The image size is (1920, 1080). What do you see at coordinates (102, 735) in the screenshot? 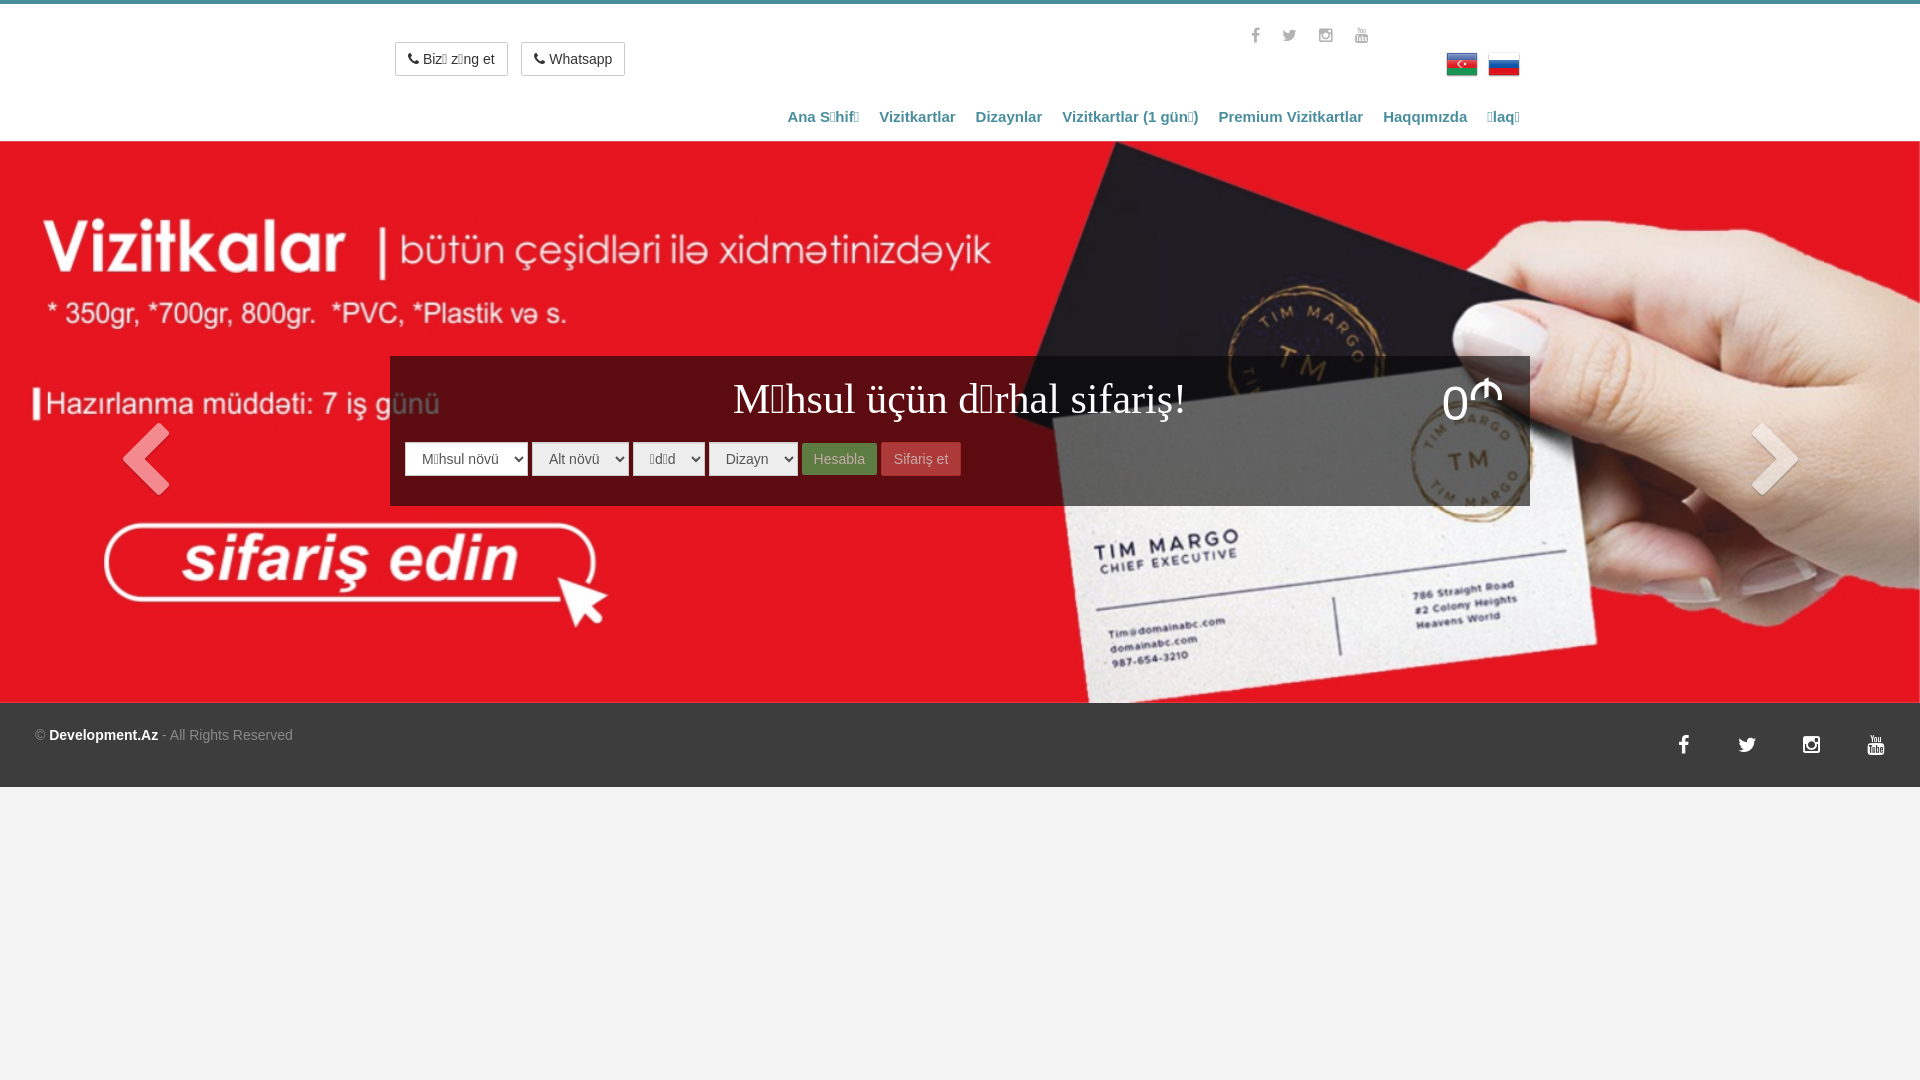
I see `'Development.Az'` at bounding box center [102, 735].